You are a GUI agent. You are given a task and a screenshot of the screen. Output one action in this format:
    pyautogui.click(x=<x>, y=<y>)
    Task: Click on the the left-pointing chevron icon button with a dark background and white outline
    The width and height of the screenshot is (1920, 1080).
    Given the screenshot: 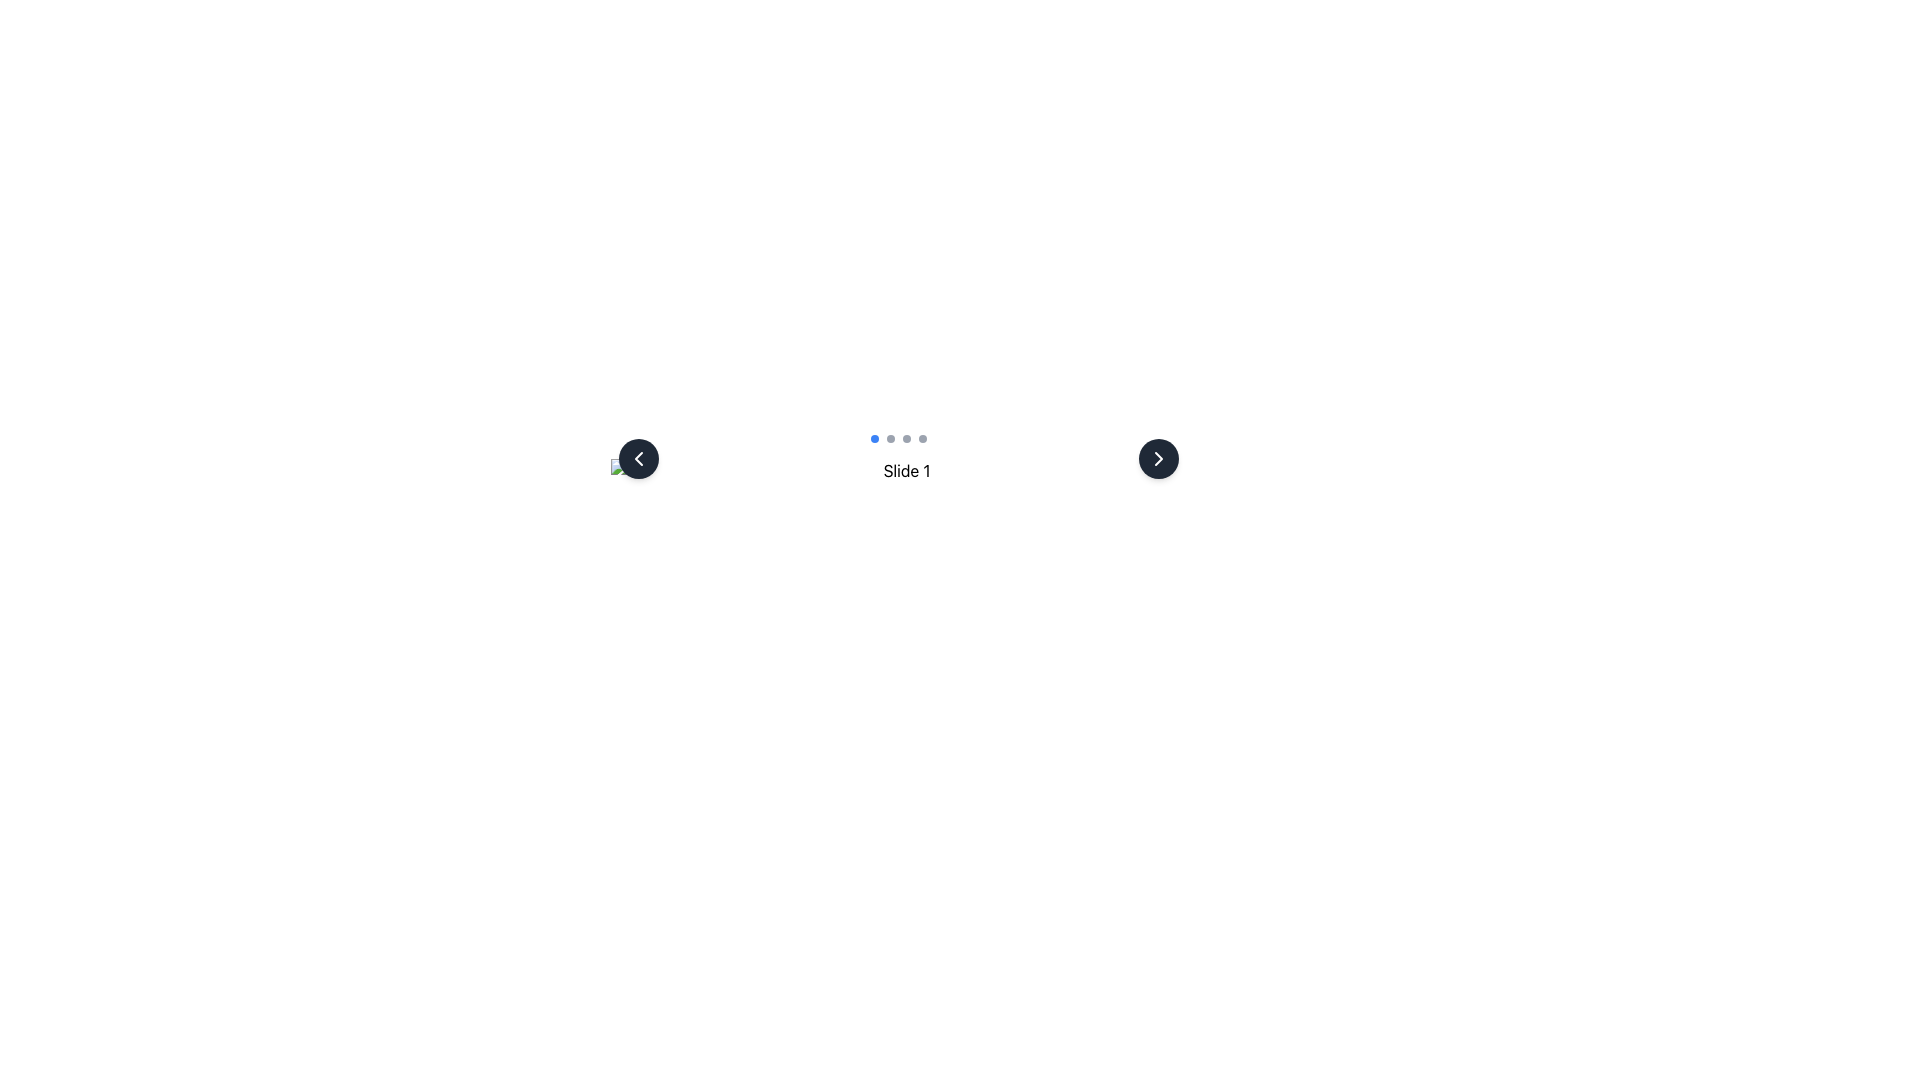 What is the action you would take?
    pyautogui.click(x=637, y=459)
    